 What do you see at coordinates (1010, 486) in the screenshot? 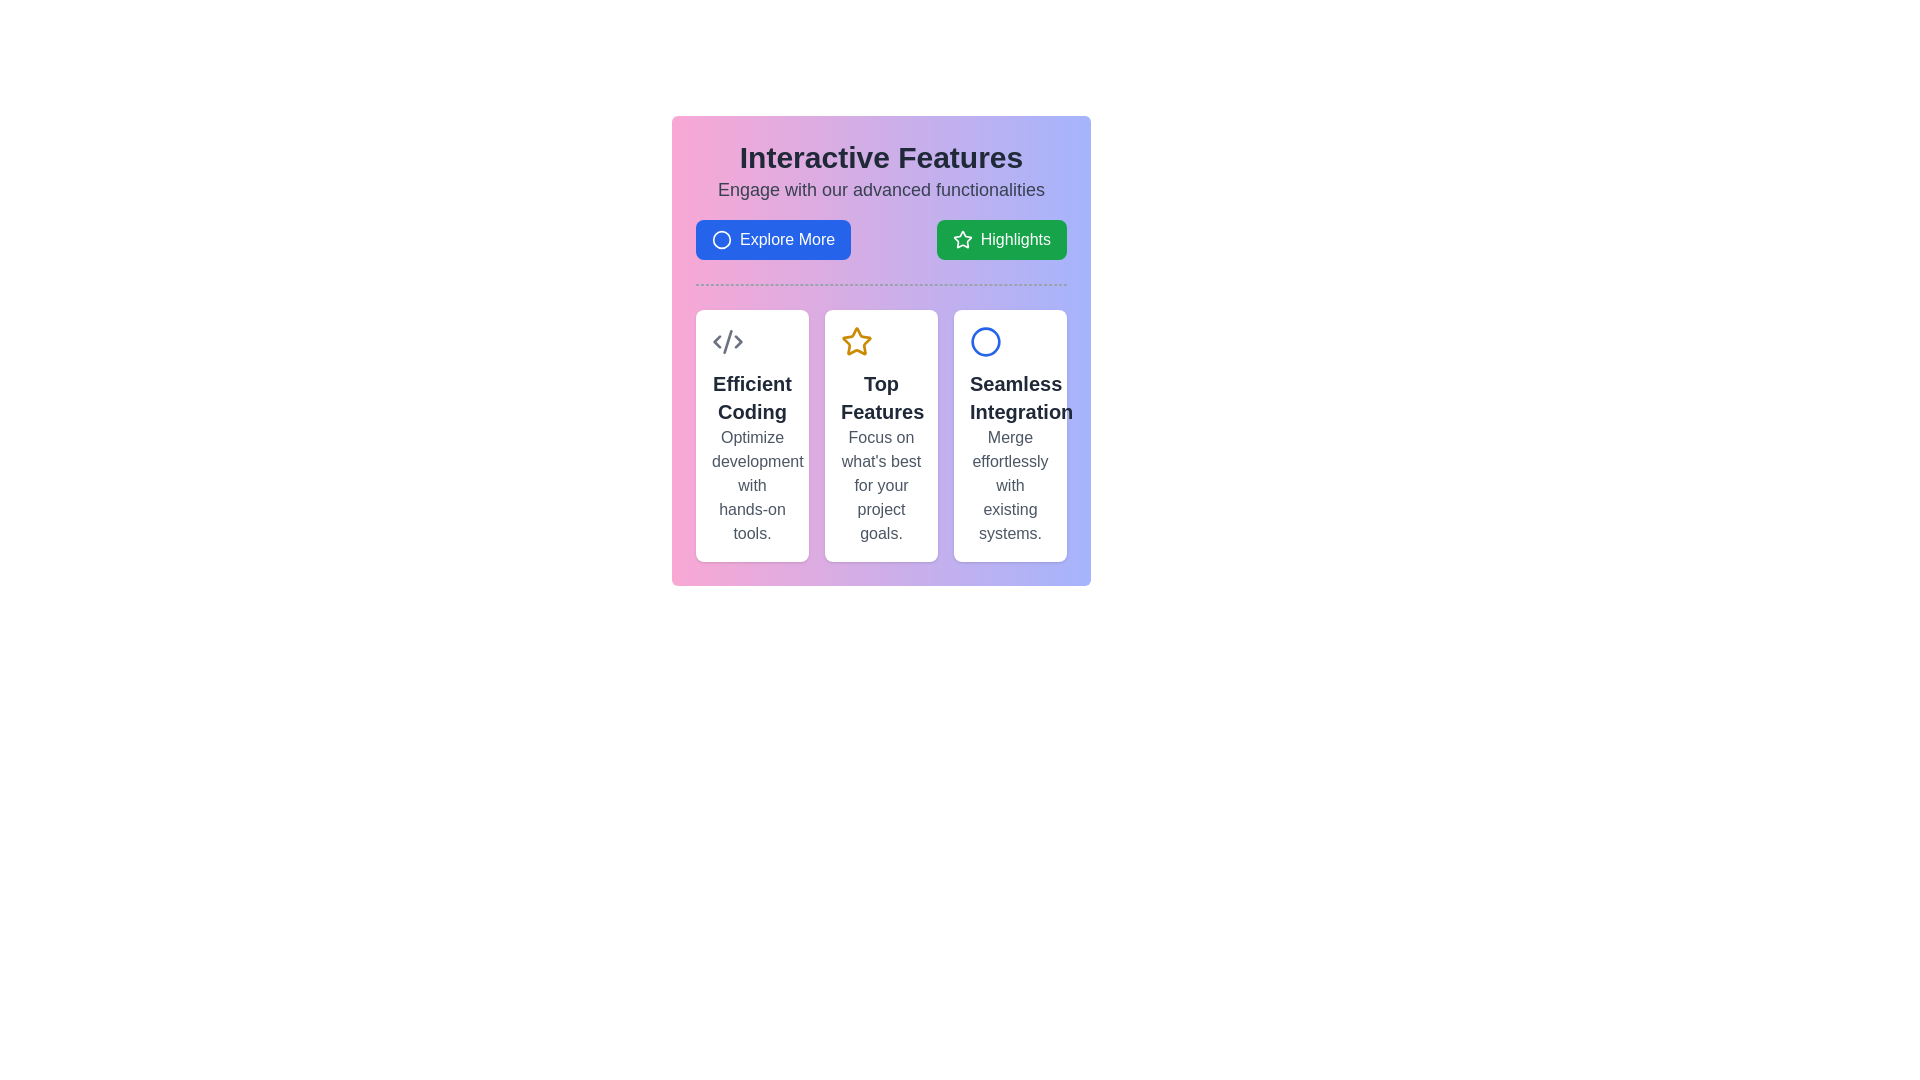
I see `the textual content element that displays the sentence 'Merge effortlessly with existing systems.' located beneath the heading 'Seamless Integration' within the rightmost card` at bounding box center [1010, 486].